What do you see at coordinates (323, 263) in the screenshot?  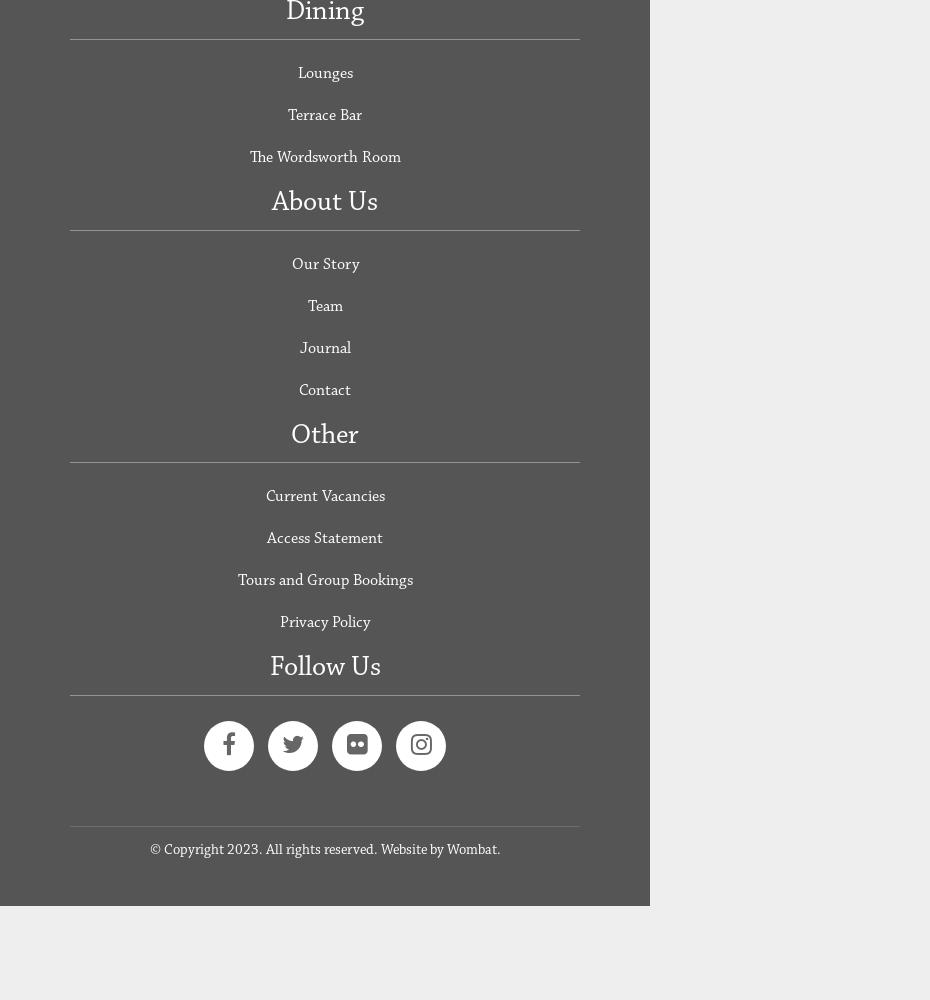 I see `'Our Story'` at bounding box center [323, 263].